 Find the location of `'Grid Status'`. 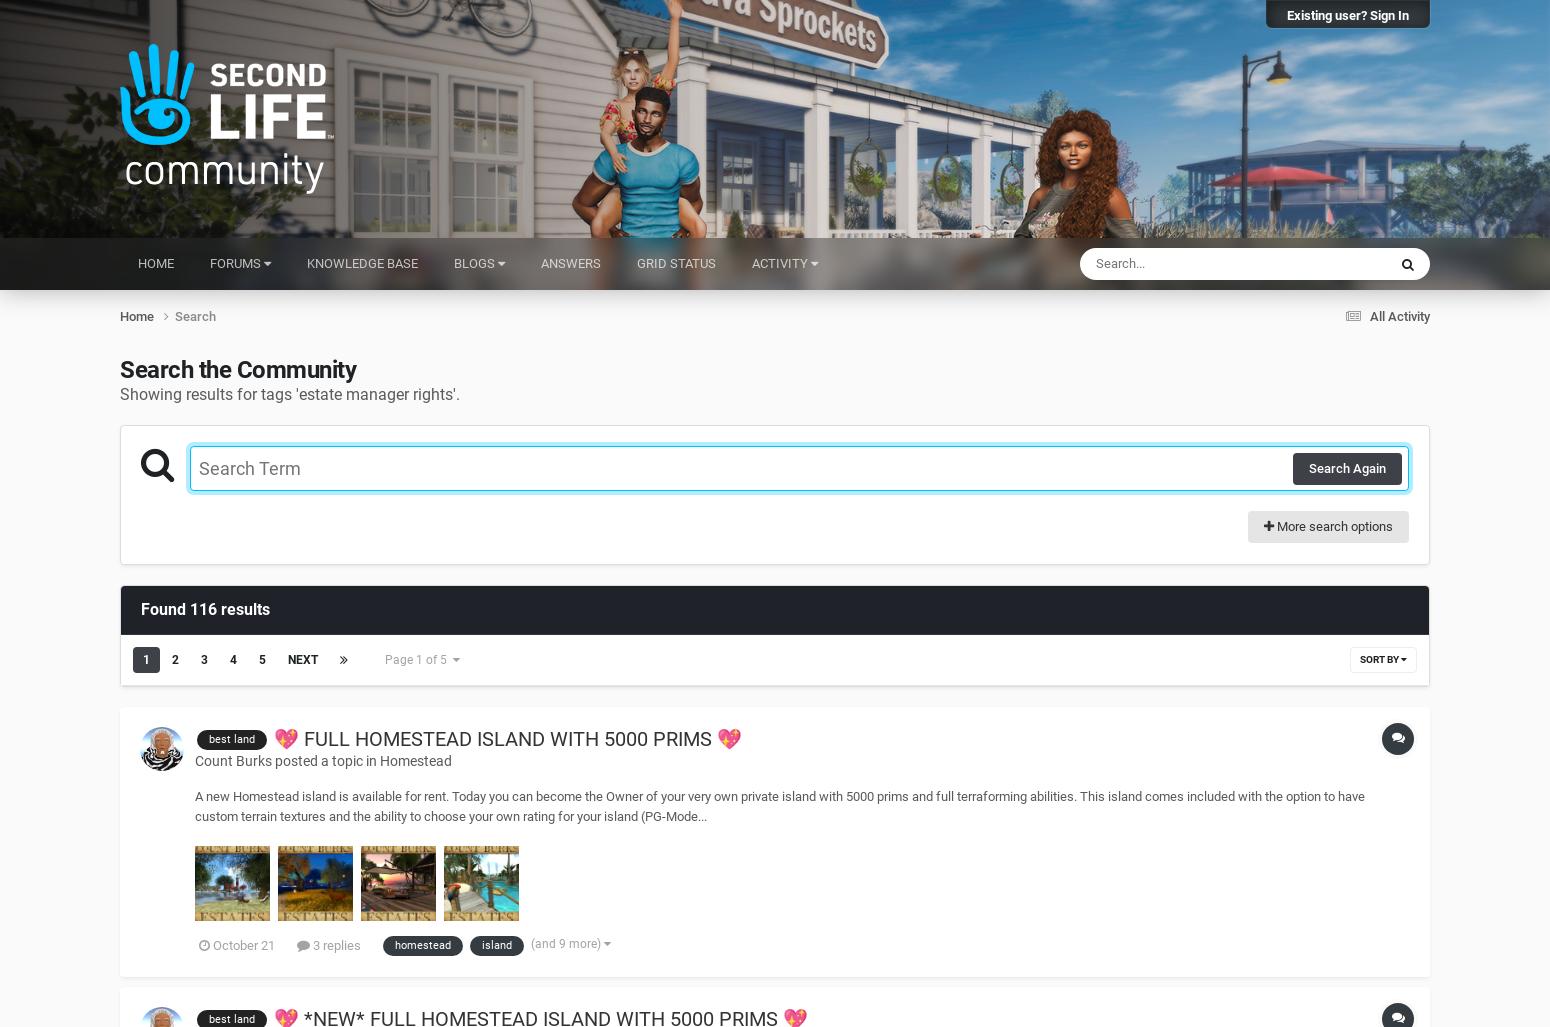

'Grid Status' is located at coordinates (636, 263).